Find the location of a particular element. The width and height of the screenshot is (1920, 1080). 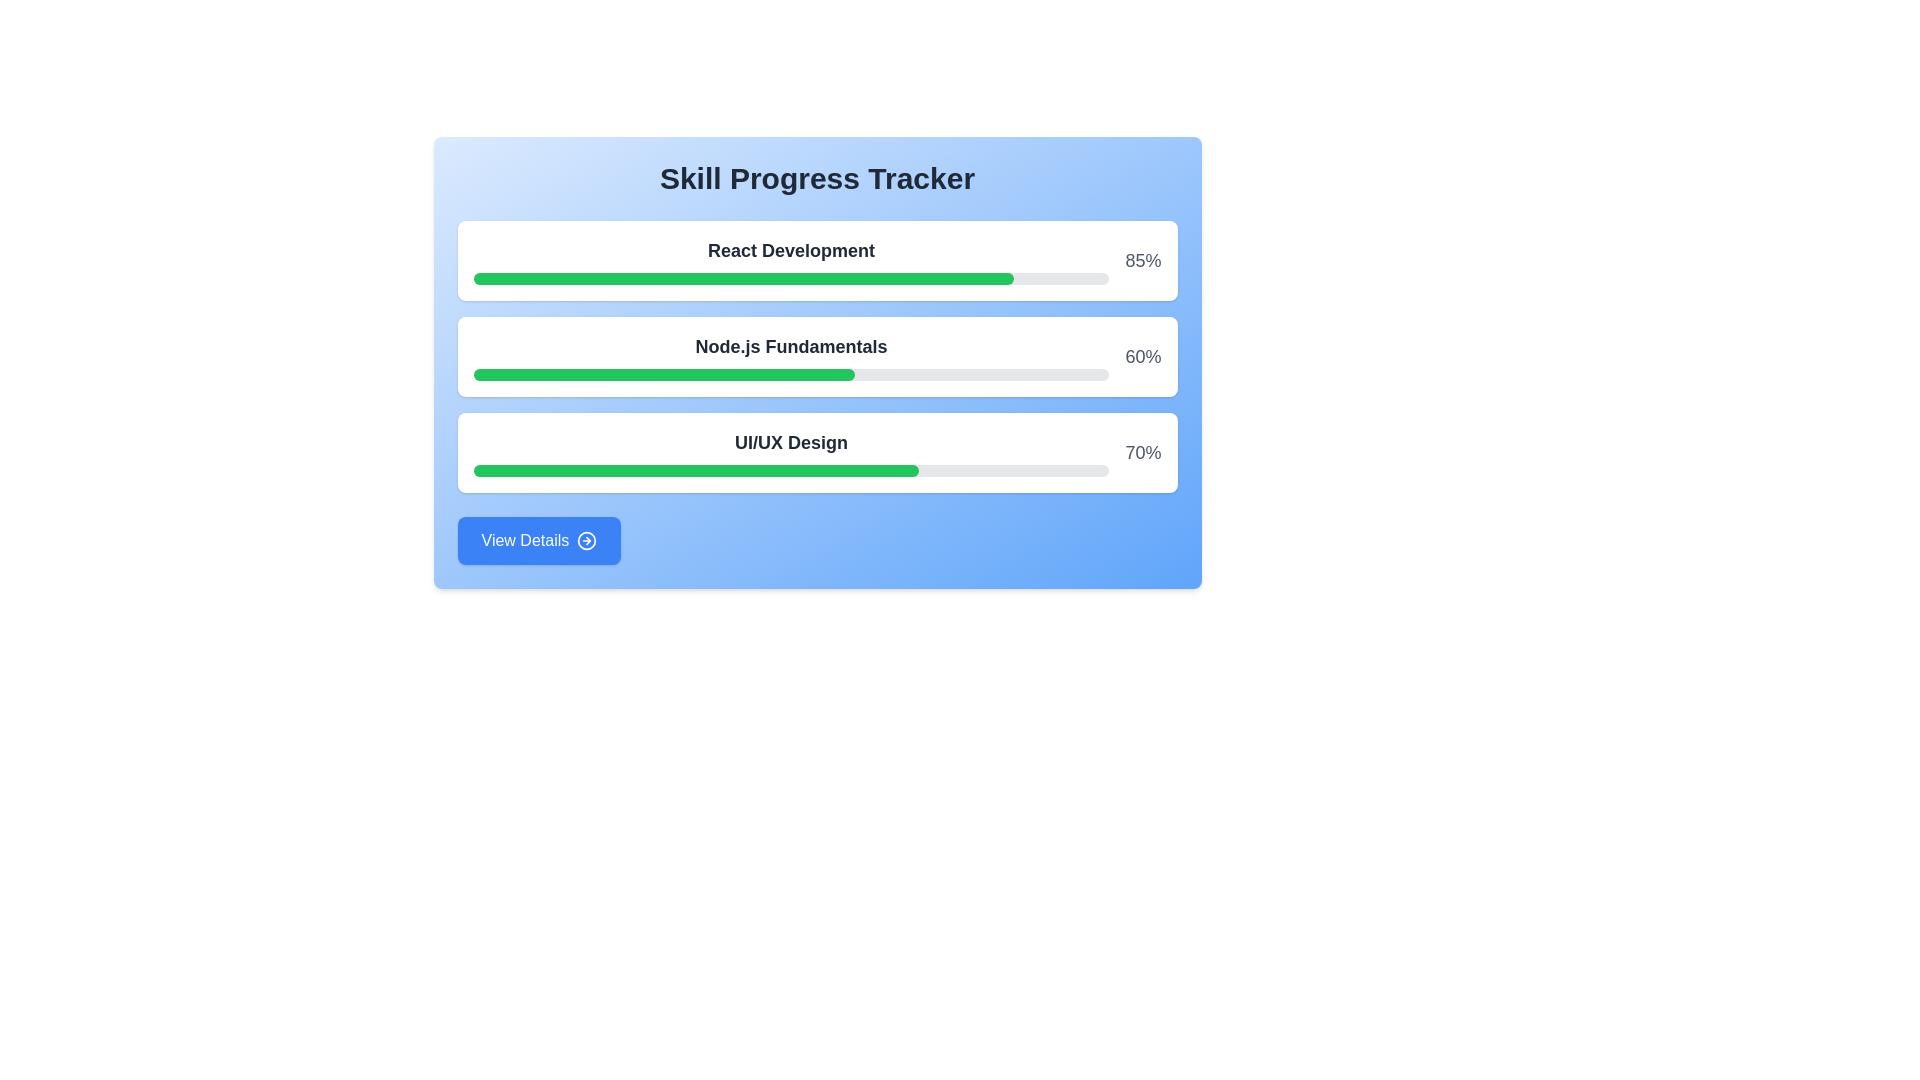

text label 'React Development' displayed in bold, dark gray font above the green progress bar in the first skill progress card is located at coordinates (790, 260).